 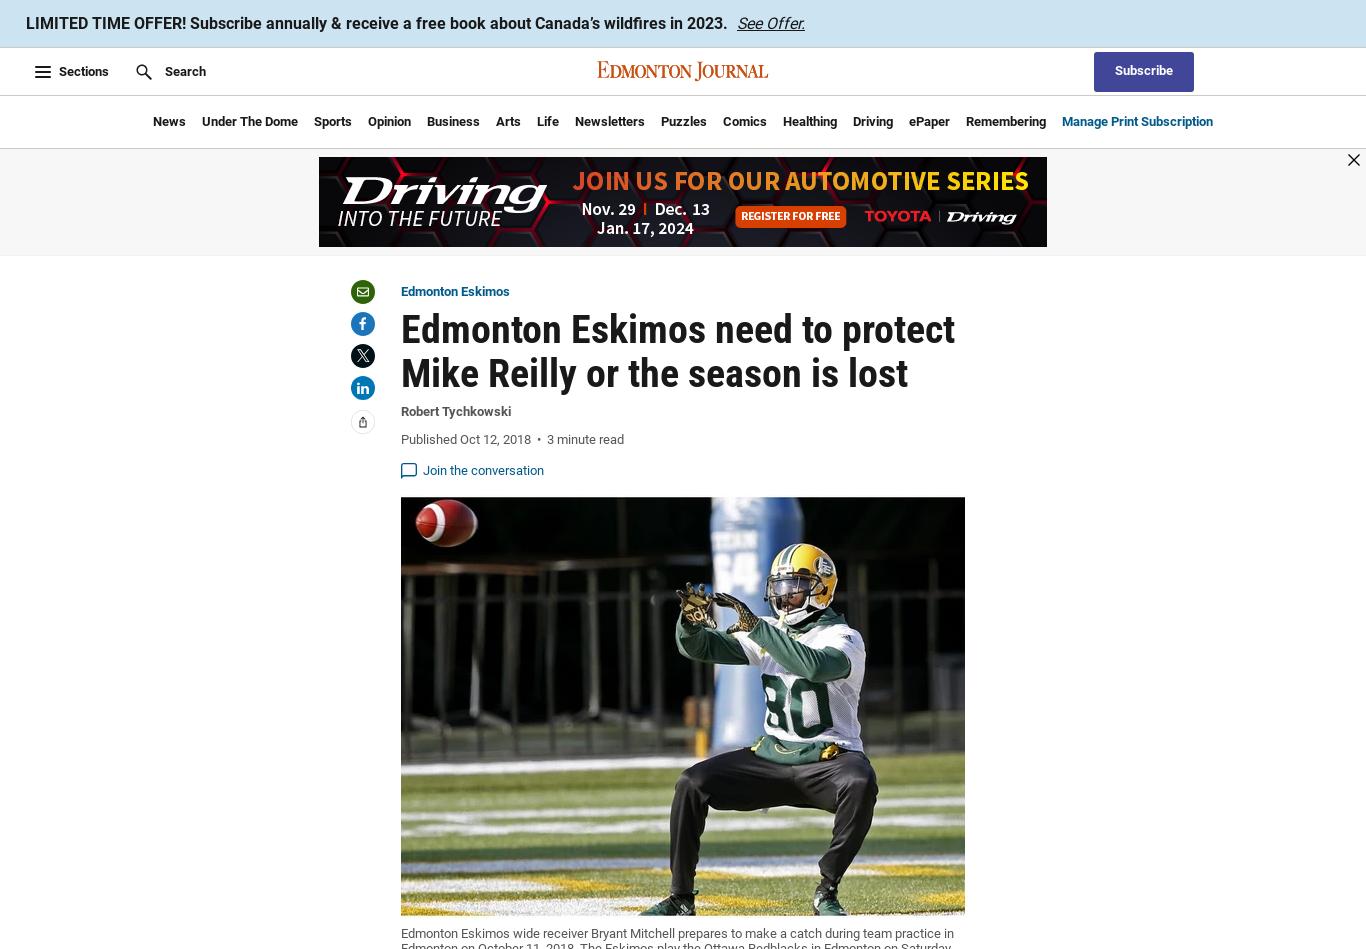 I want to click on 'News', so click(x=168, y=120).